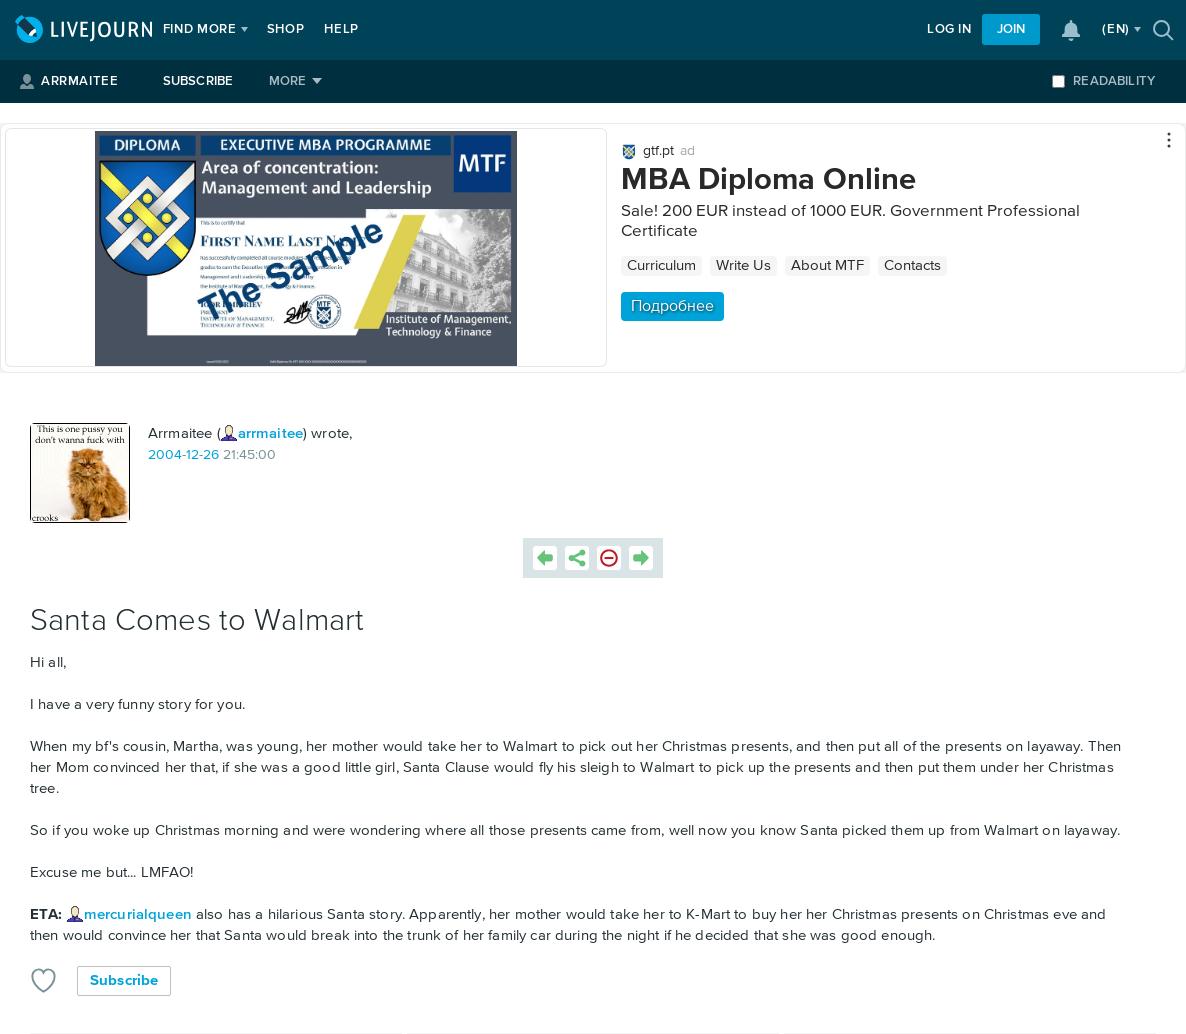 This screenshot has height=1034, width=1186. Describe the element at coordinates (163, 453) in the screenshot. I see `'2004'` at that location.